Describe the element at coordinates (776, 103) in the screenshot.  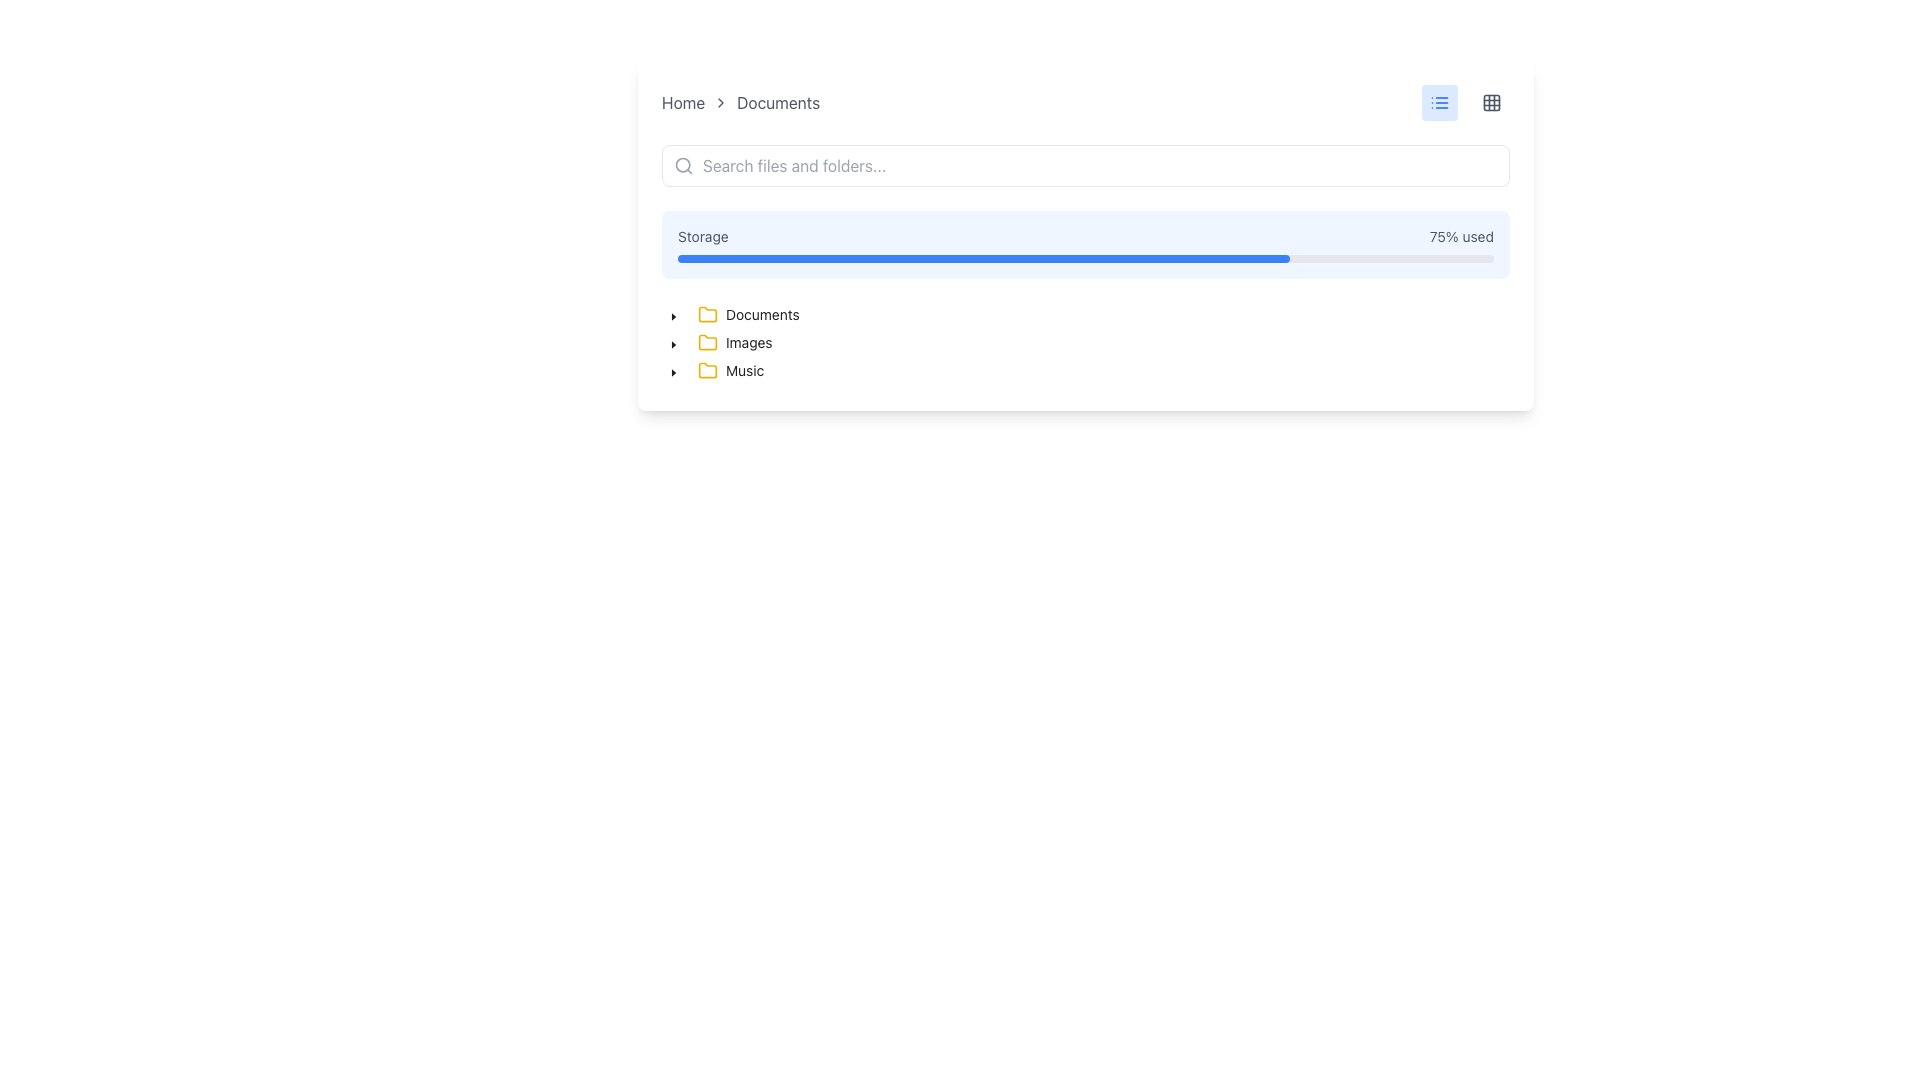
I see `the 'Documents' text in the breadcrumb navigation` at that location.